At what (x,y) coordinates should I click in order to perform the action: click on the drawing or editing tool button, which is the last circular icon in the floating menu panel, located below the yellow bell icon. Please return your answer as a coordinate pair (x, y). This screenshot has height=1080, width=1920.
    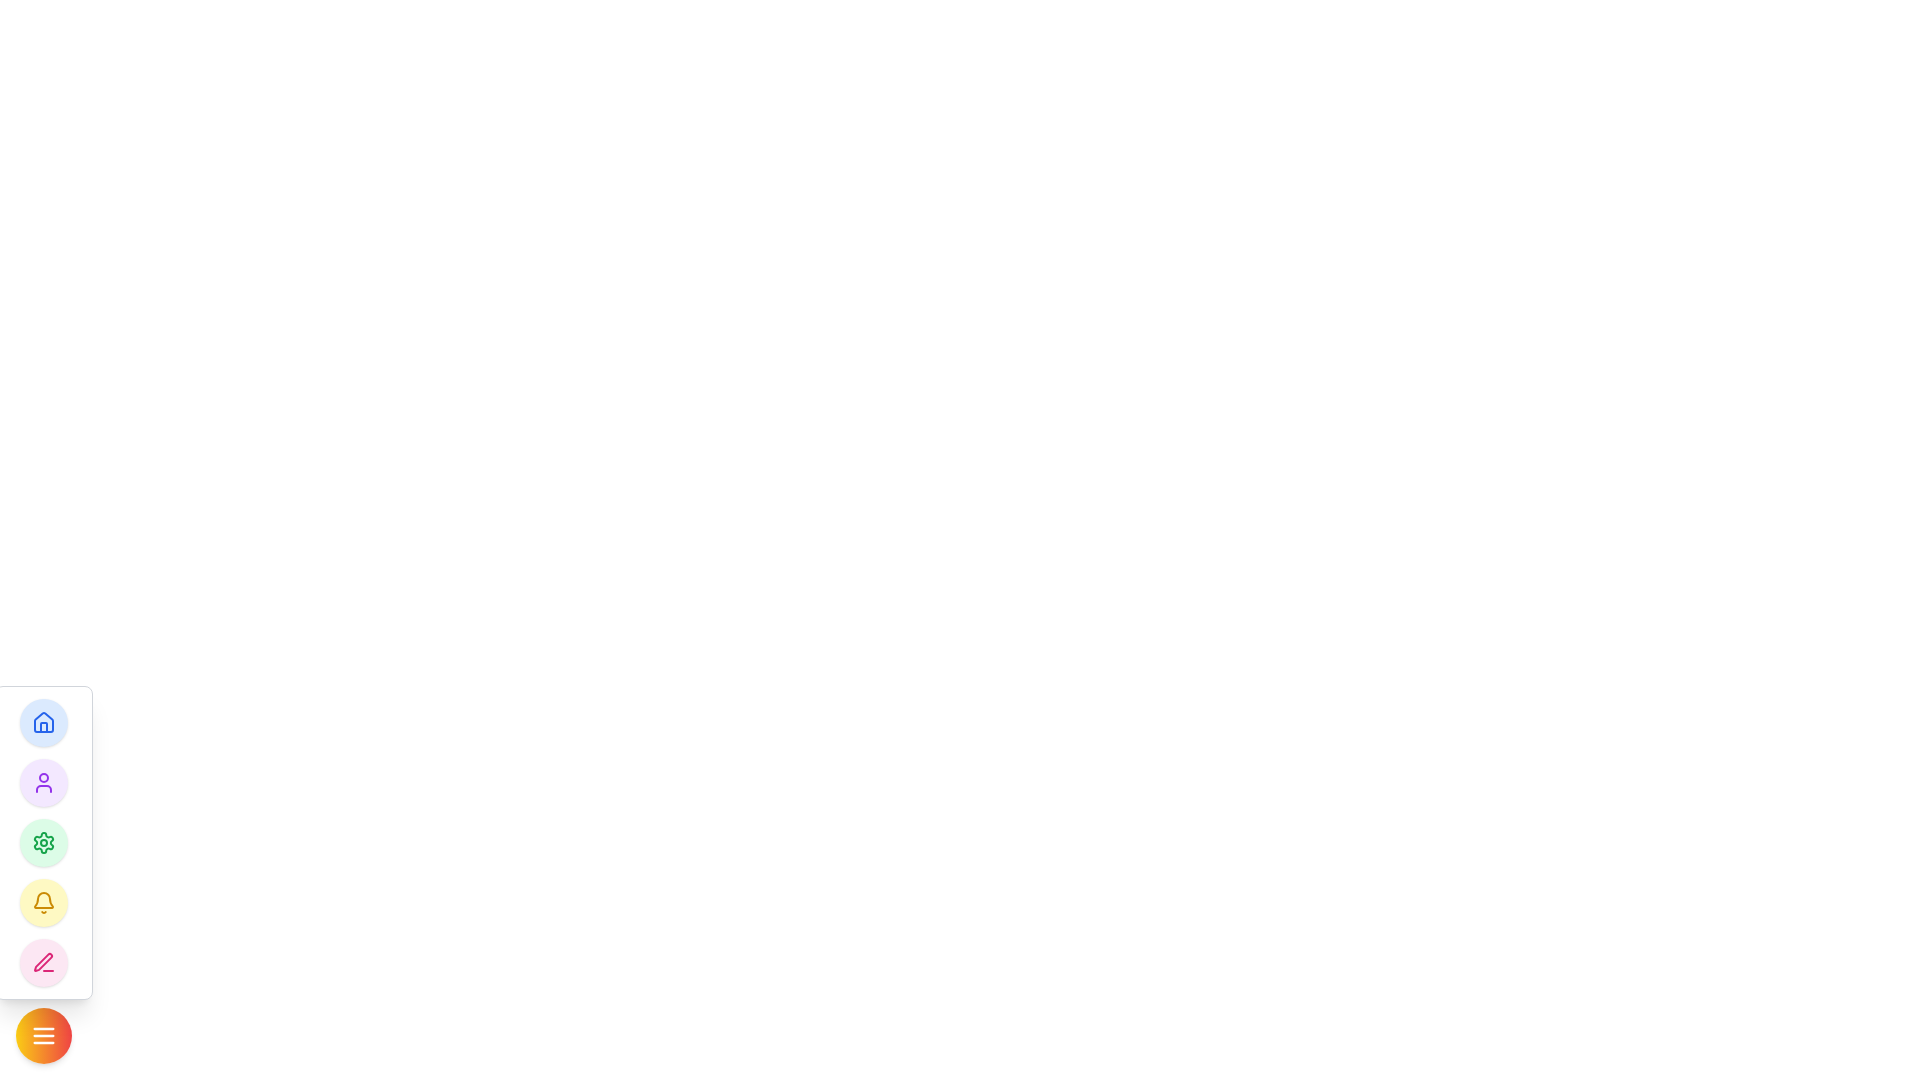
    Looking at the image, I should click on (43, 962).